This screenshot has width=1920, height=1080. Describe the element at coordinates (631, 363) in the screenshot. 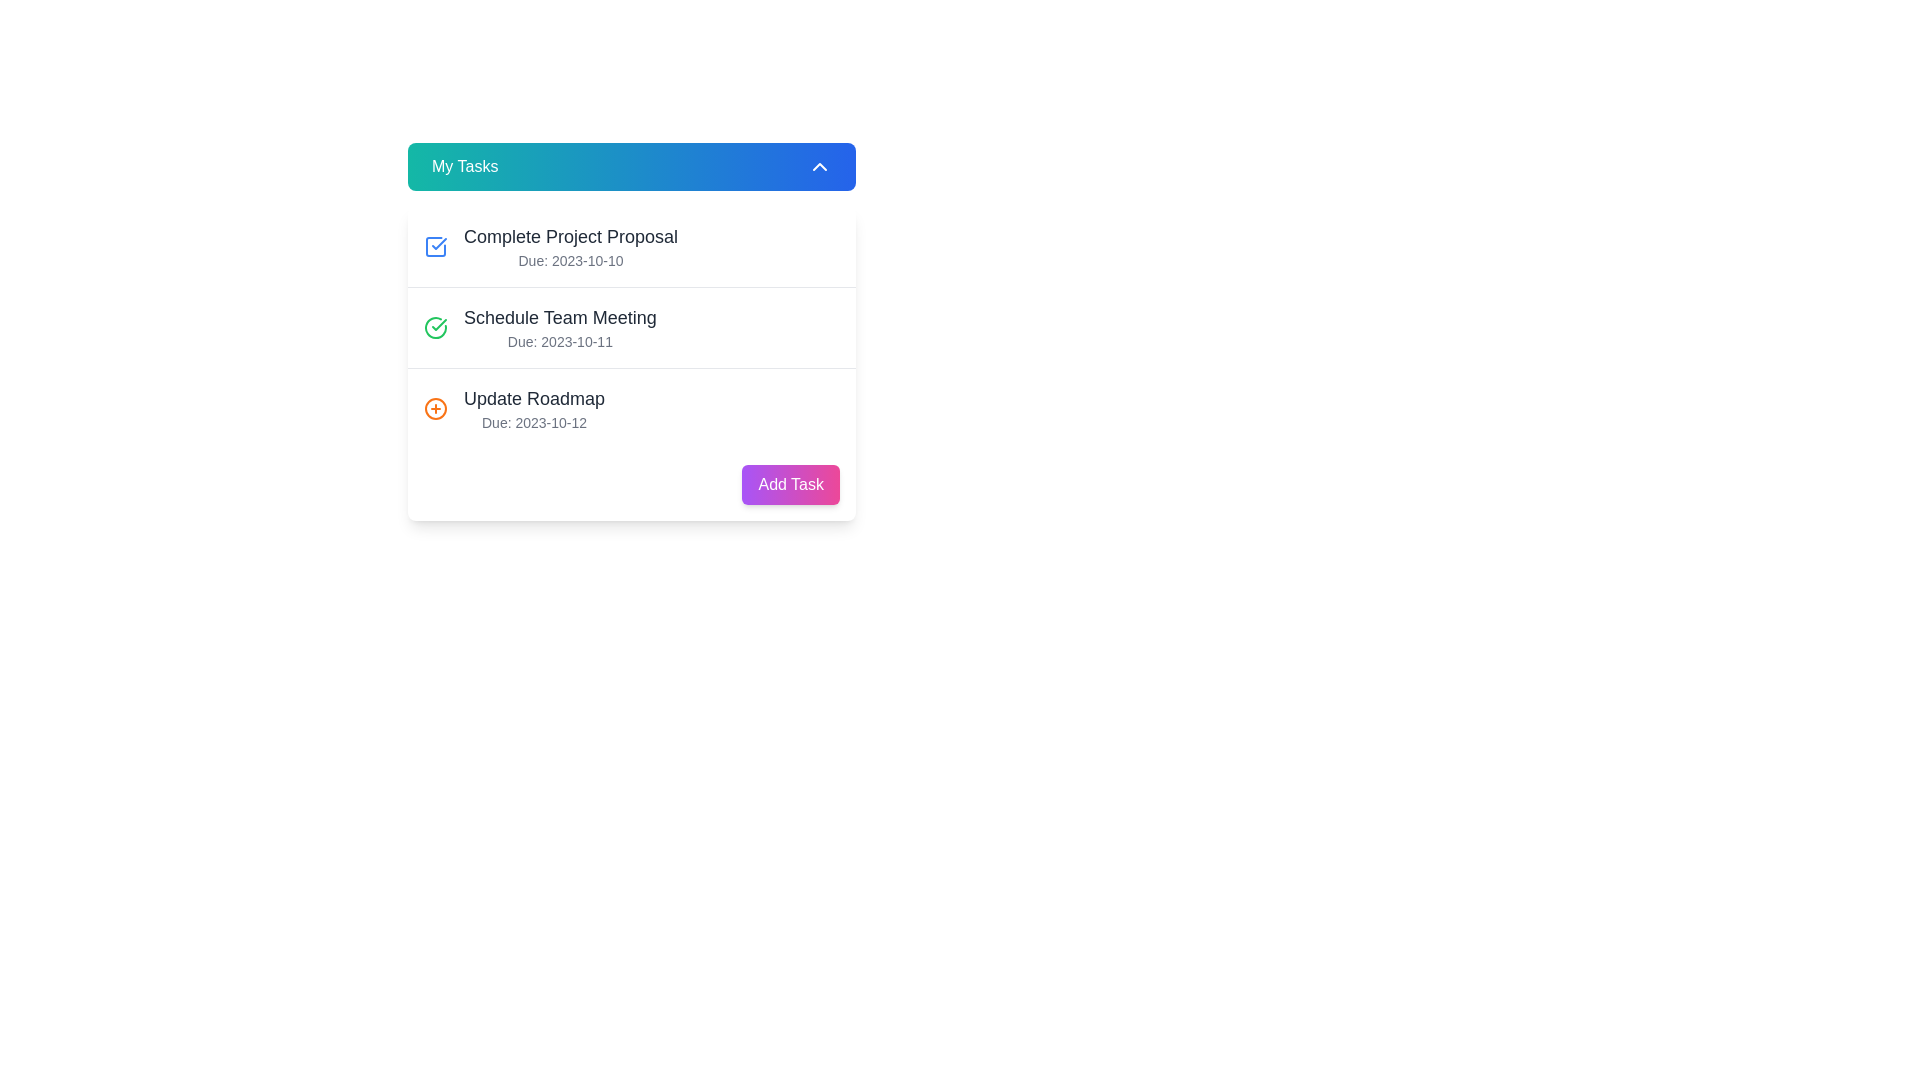

I see `the task item 'Complete Project Proposal' in the task list` at that location.